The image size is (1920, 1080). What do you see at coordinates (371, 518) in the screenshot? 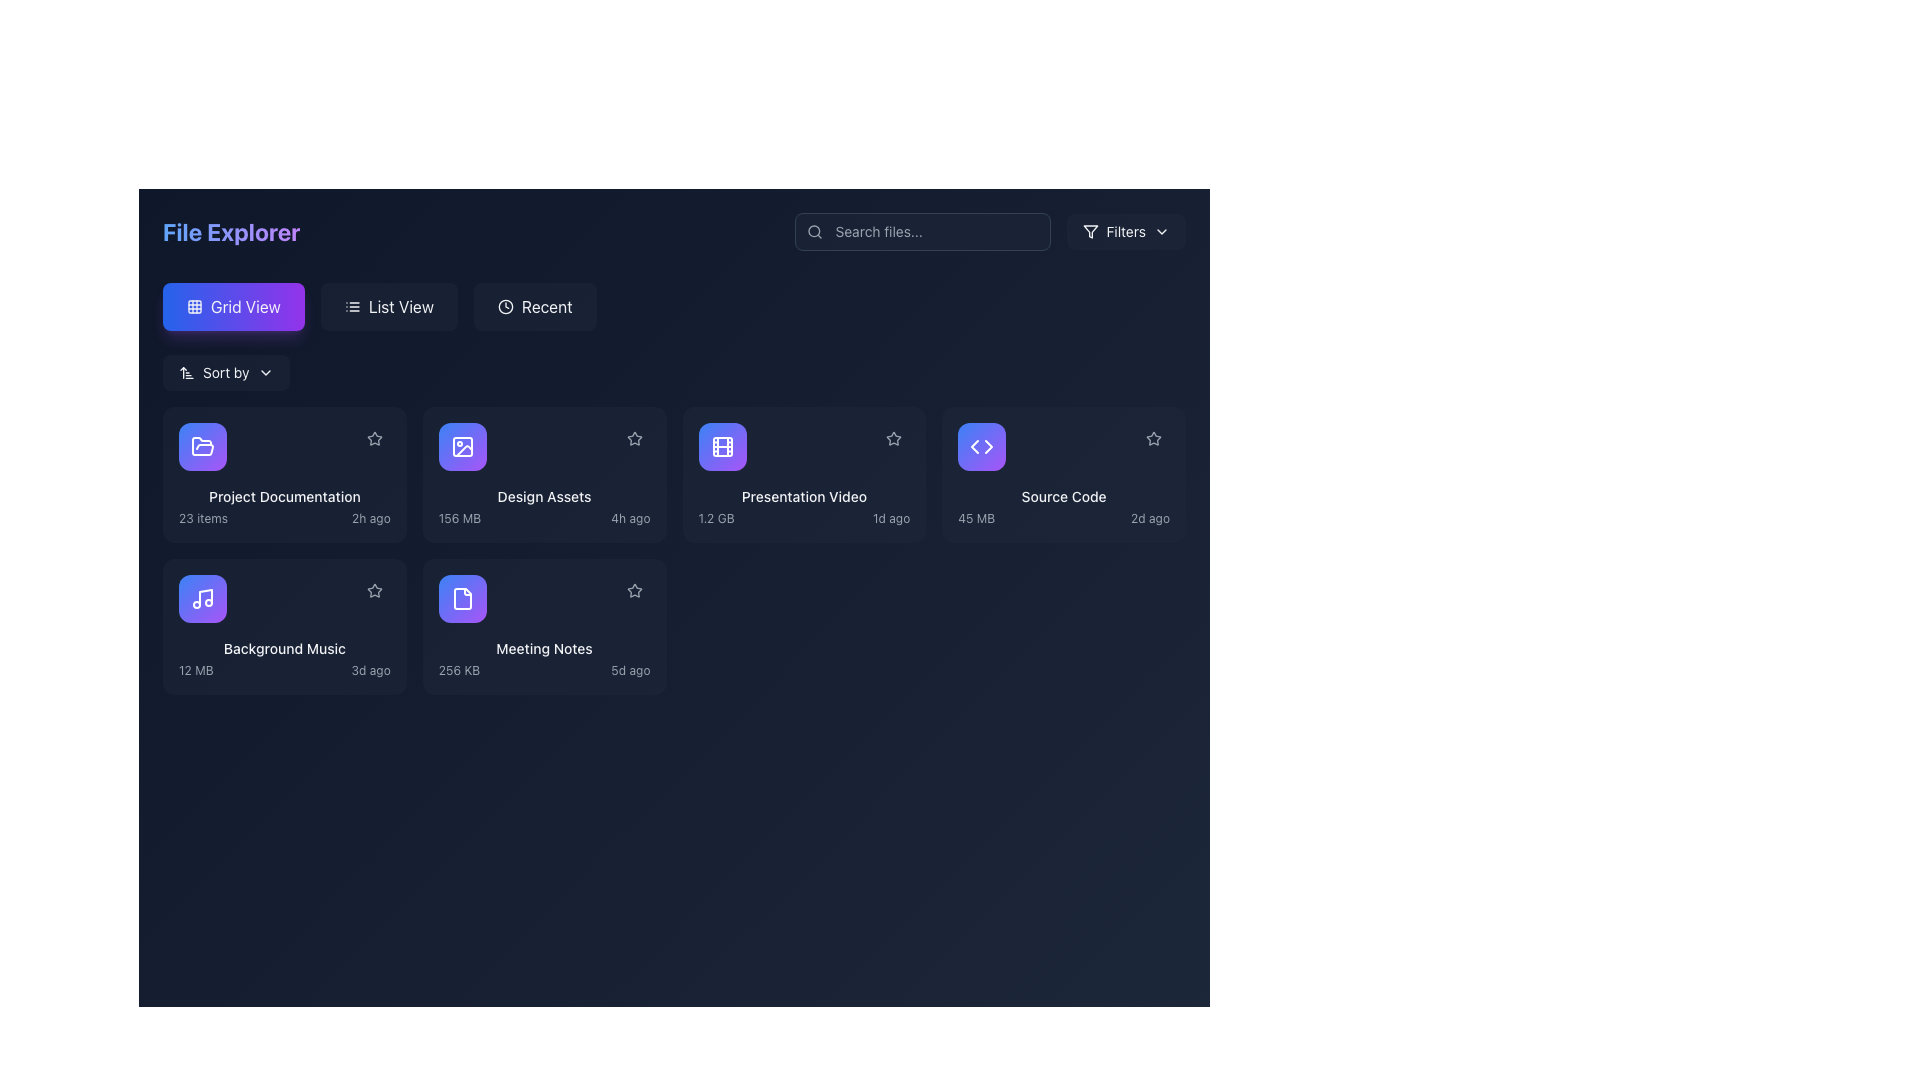
I see `timestamp value displayed in the text label located to the right of '23 items' in the 'Project Documentation' section` at bounding box center [371, 518].